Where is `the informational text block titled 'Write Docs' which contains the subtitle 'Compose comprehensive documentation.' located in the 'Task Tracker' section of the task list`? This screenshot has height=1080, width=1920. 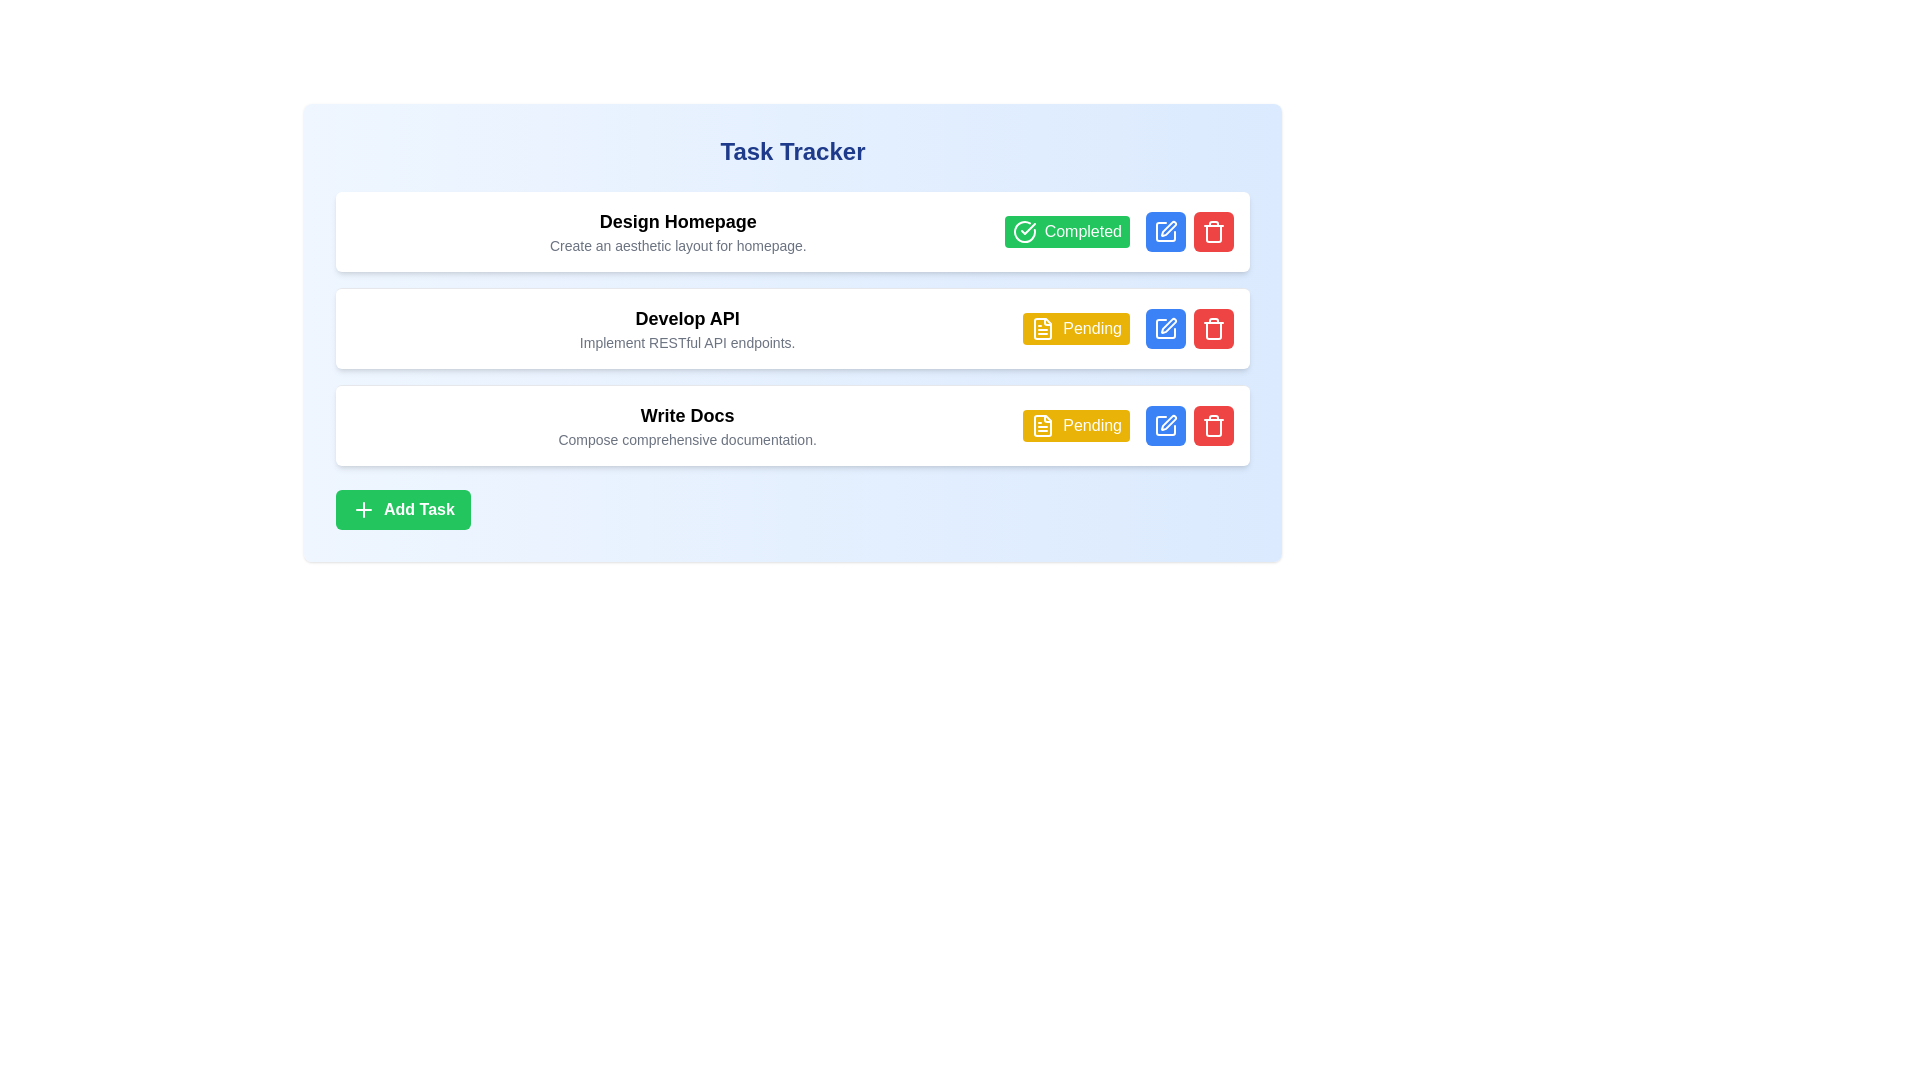 the informational text block titled 'Write Docs' which contains the subtitle 'Compose comprehensive documentation.' located in the 'Task Tracker' section of the task list is located at coordinates (687, 424).